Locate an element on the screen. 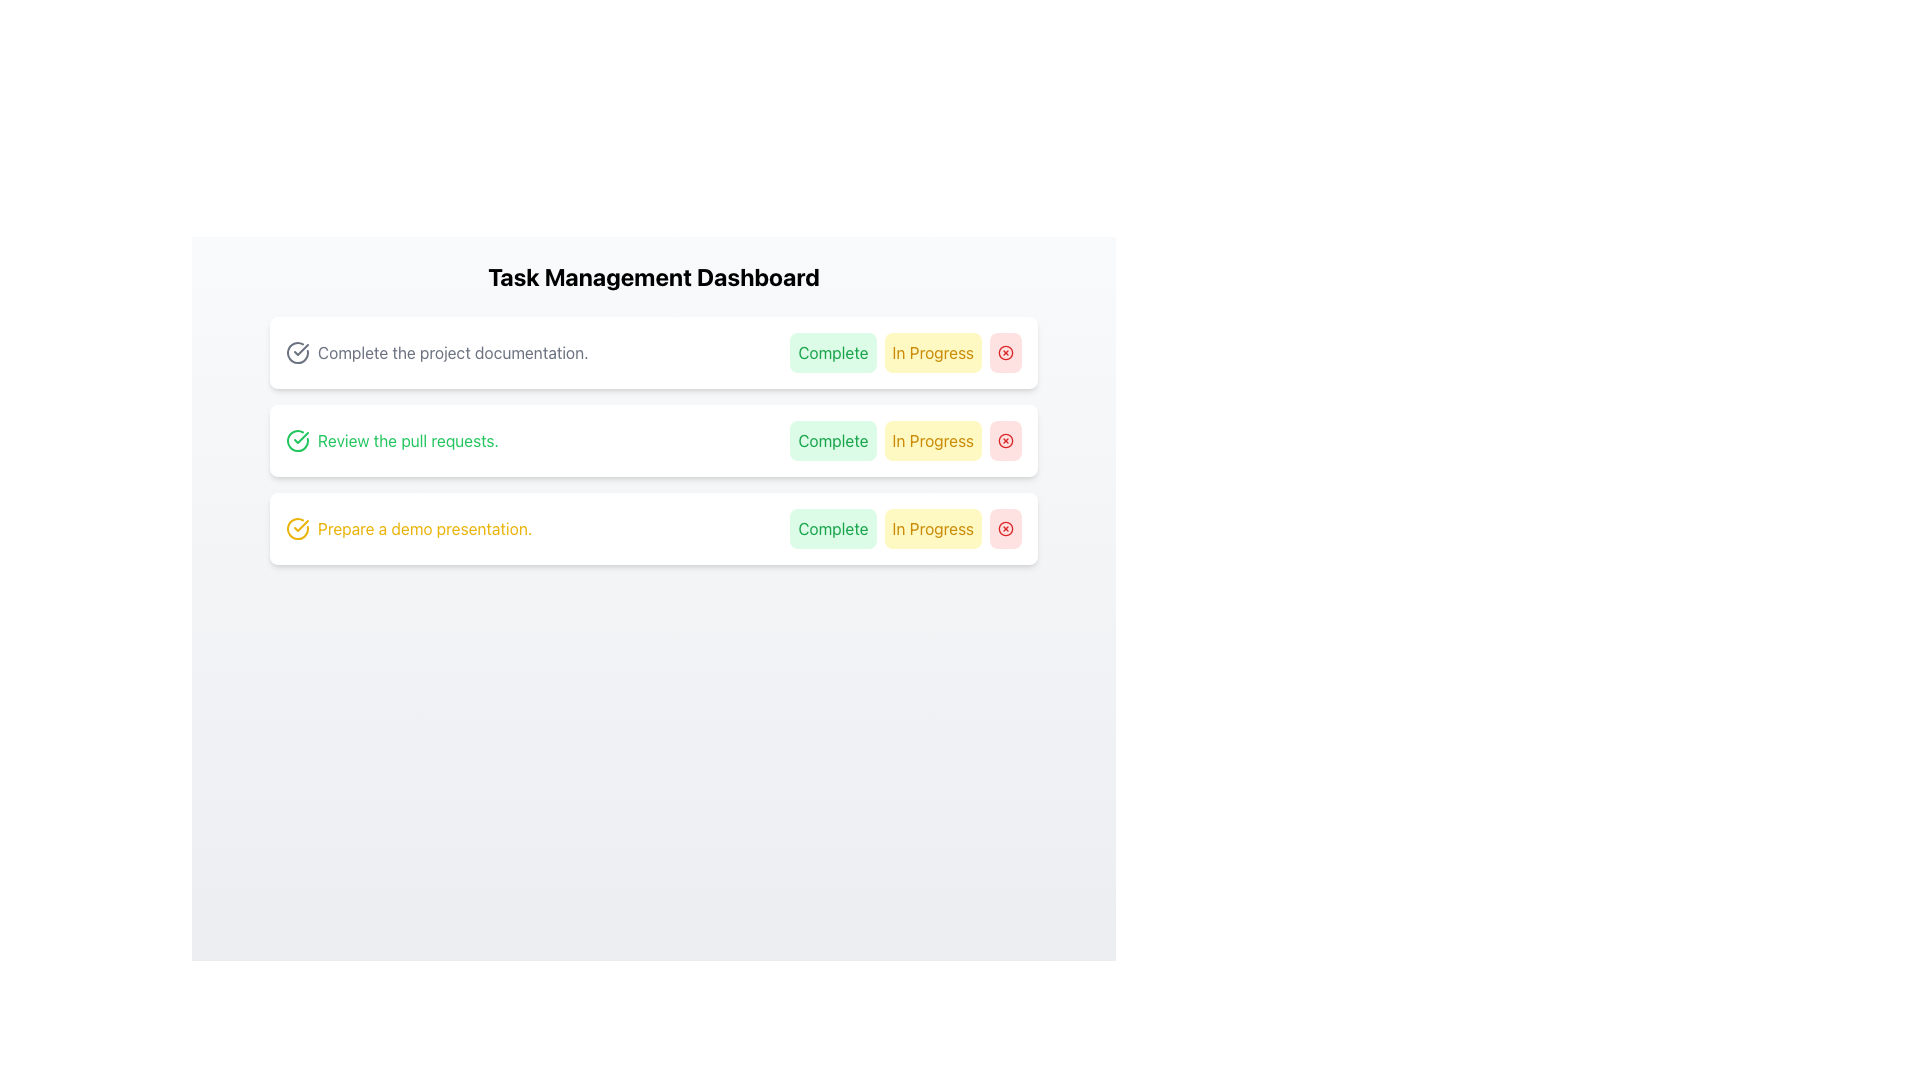  the third button in the task management dashboard, which serves as a 'delete' or 'remove' function, to observe the hover effect is located at coordinates (1006, 352).